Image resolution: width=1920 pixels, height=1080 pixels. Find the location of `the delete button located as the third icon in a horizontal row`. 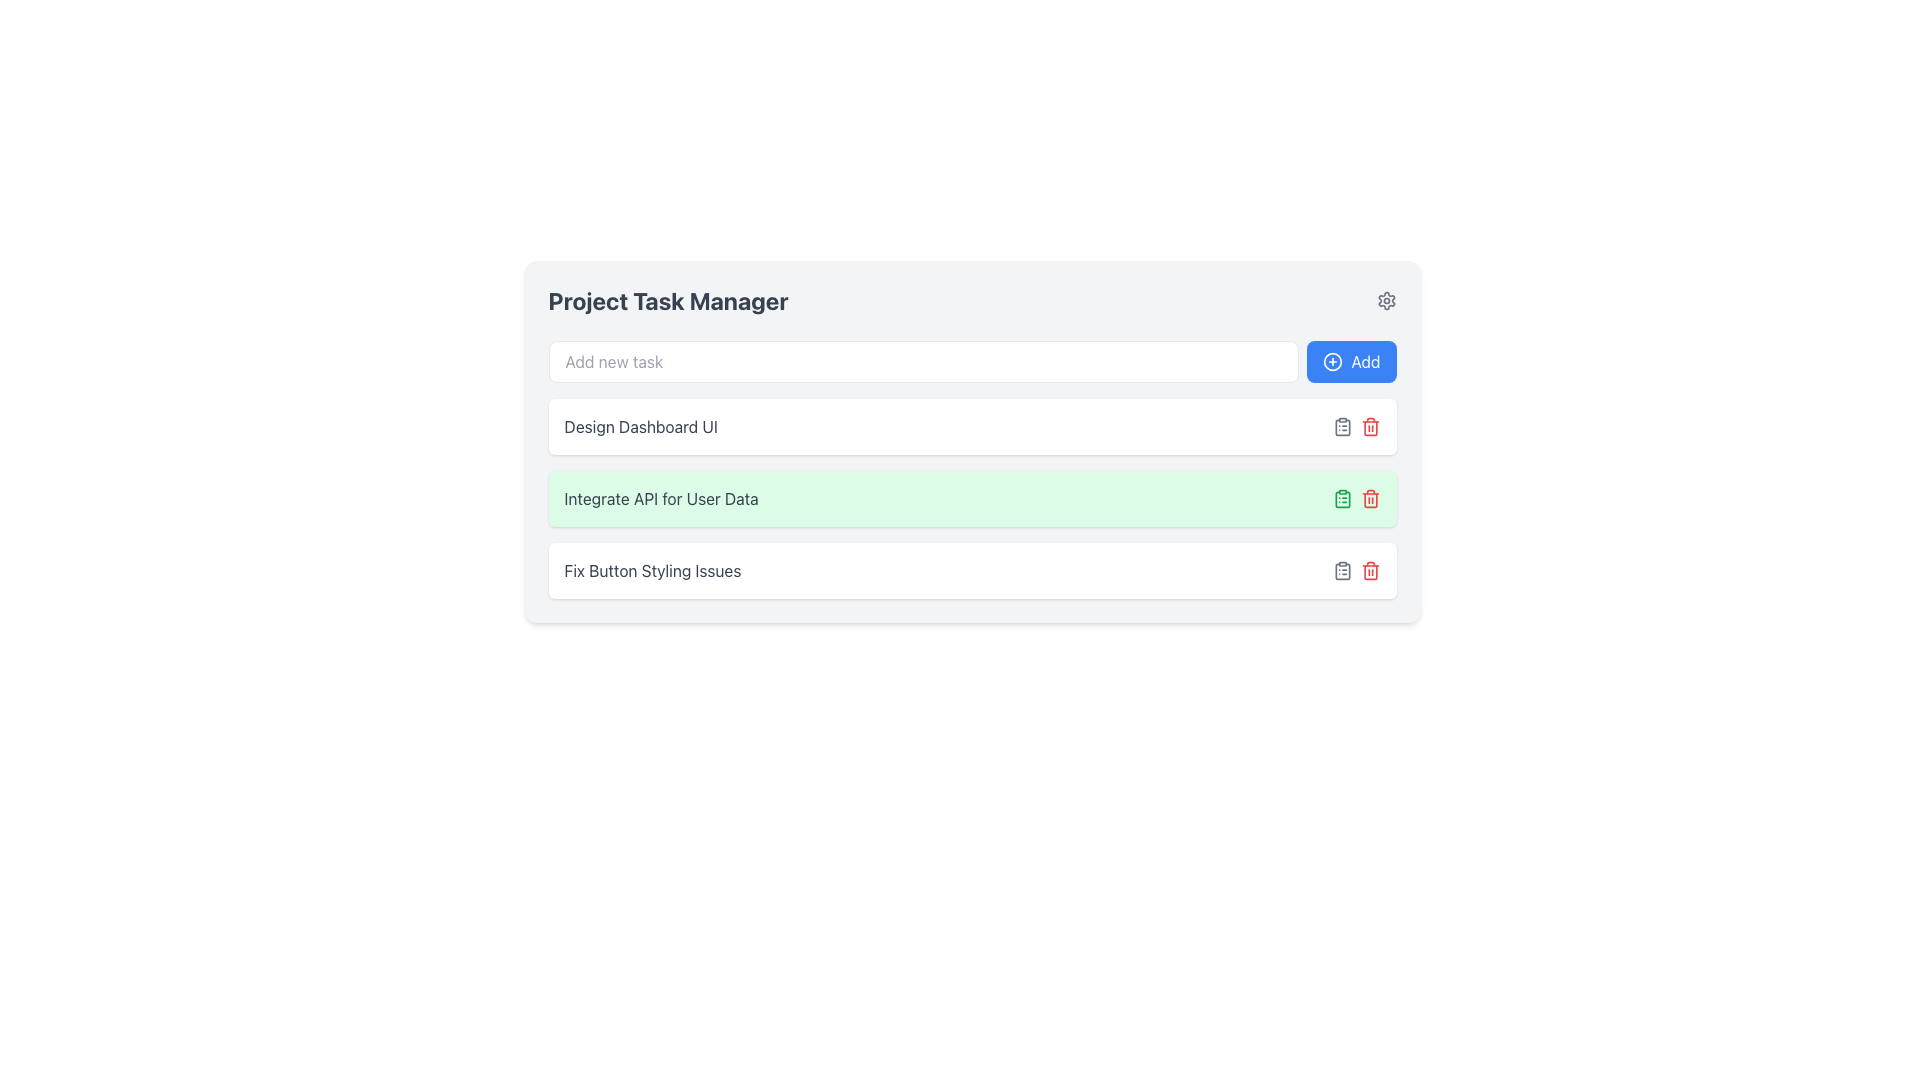

the delete button located as the third icon in a horizontal row is located at coordinates (1369, 570).